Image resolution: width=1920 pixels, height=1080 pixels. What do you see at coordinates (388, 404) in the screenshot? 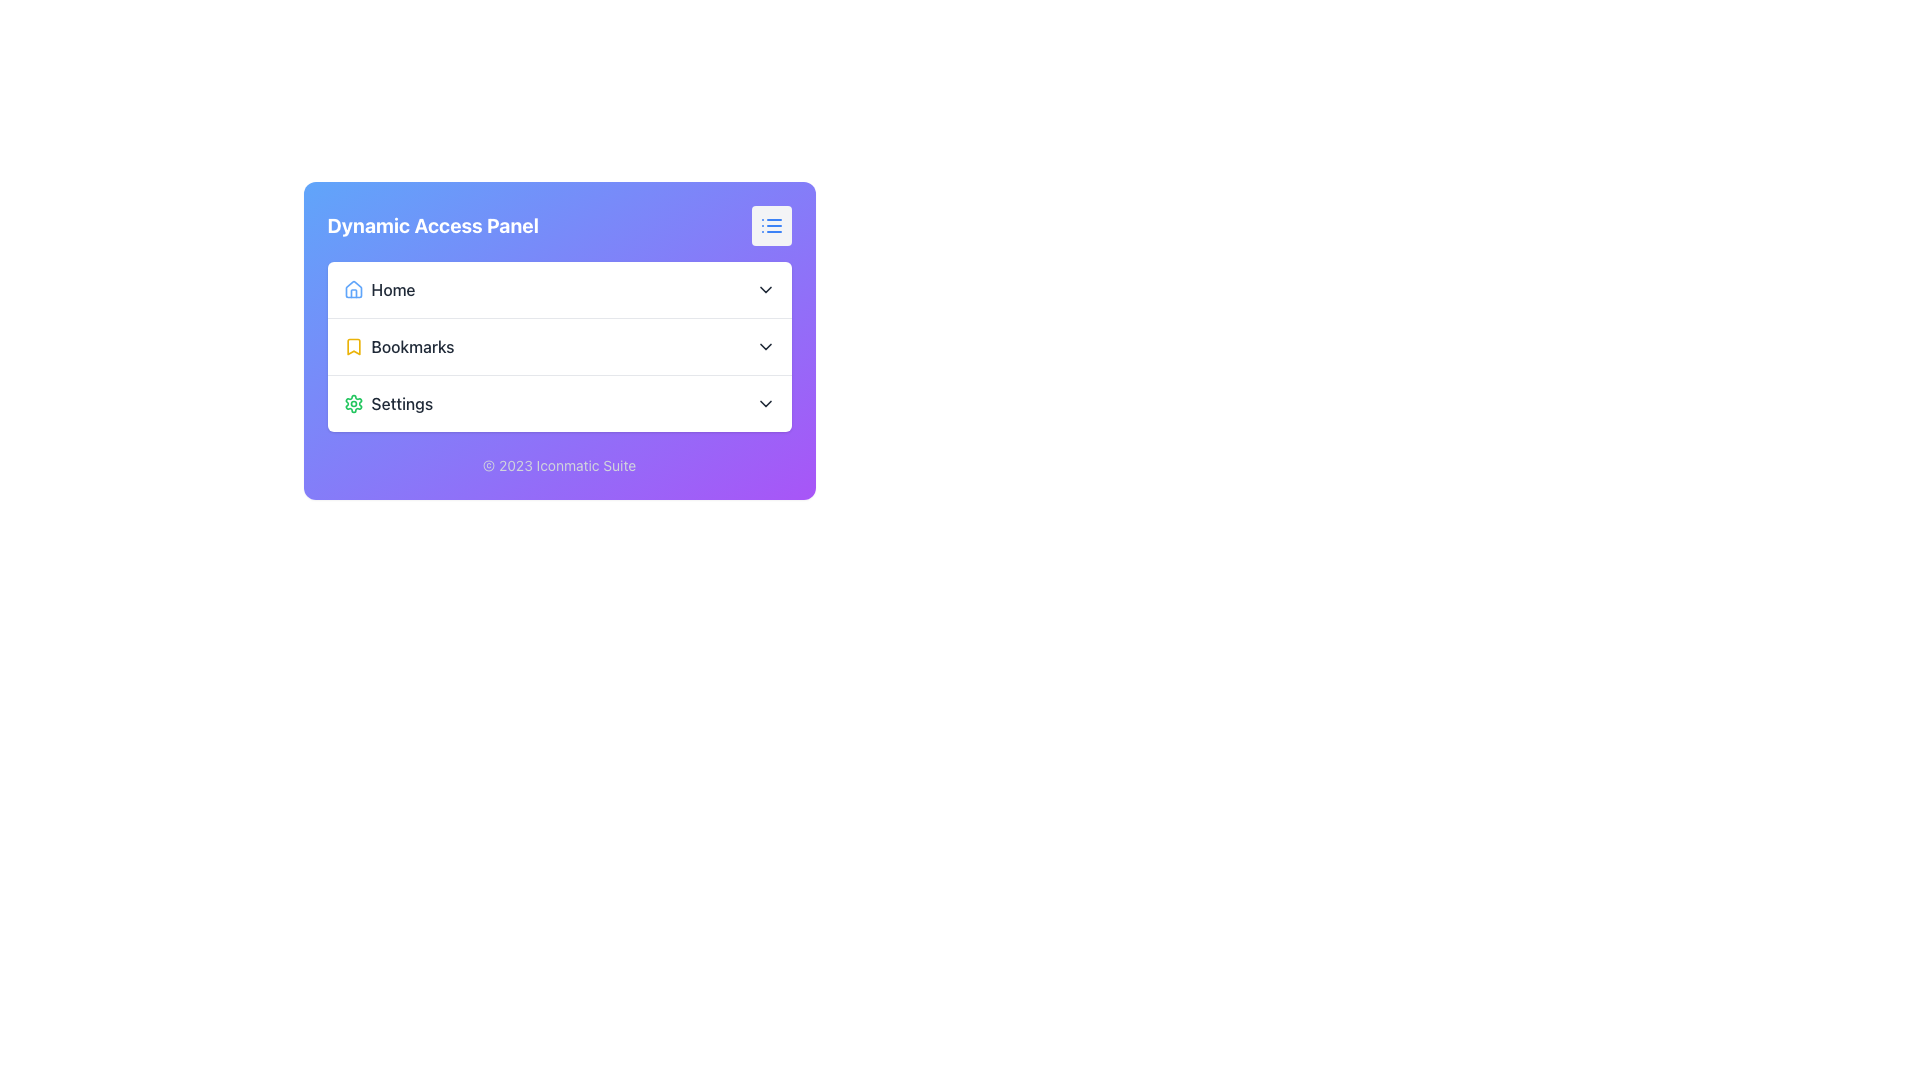
I see `the third clickable menu item labeled 'Settings'` at bounding box center [388, 404].